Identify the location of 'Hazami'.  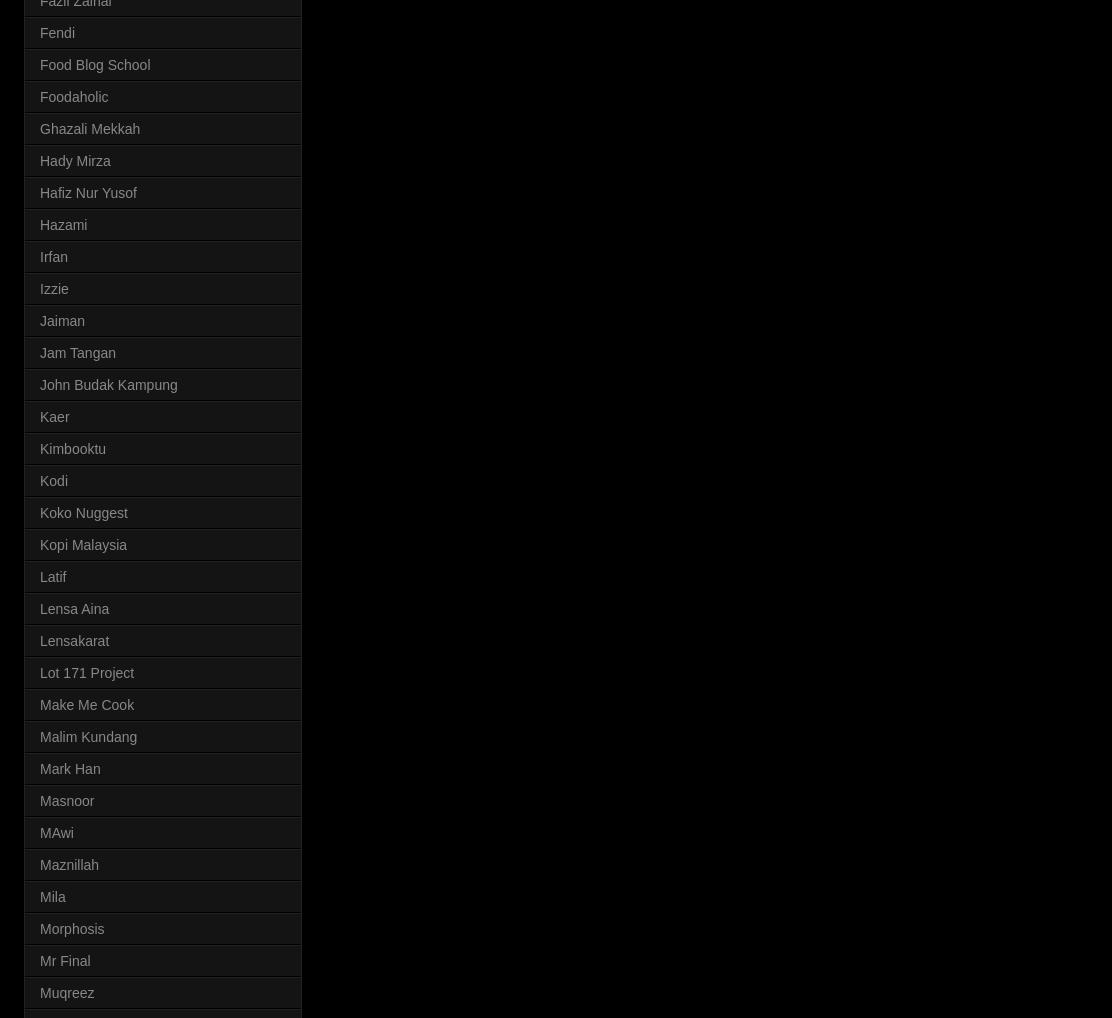
(63, 222).